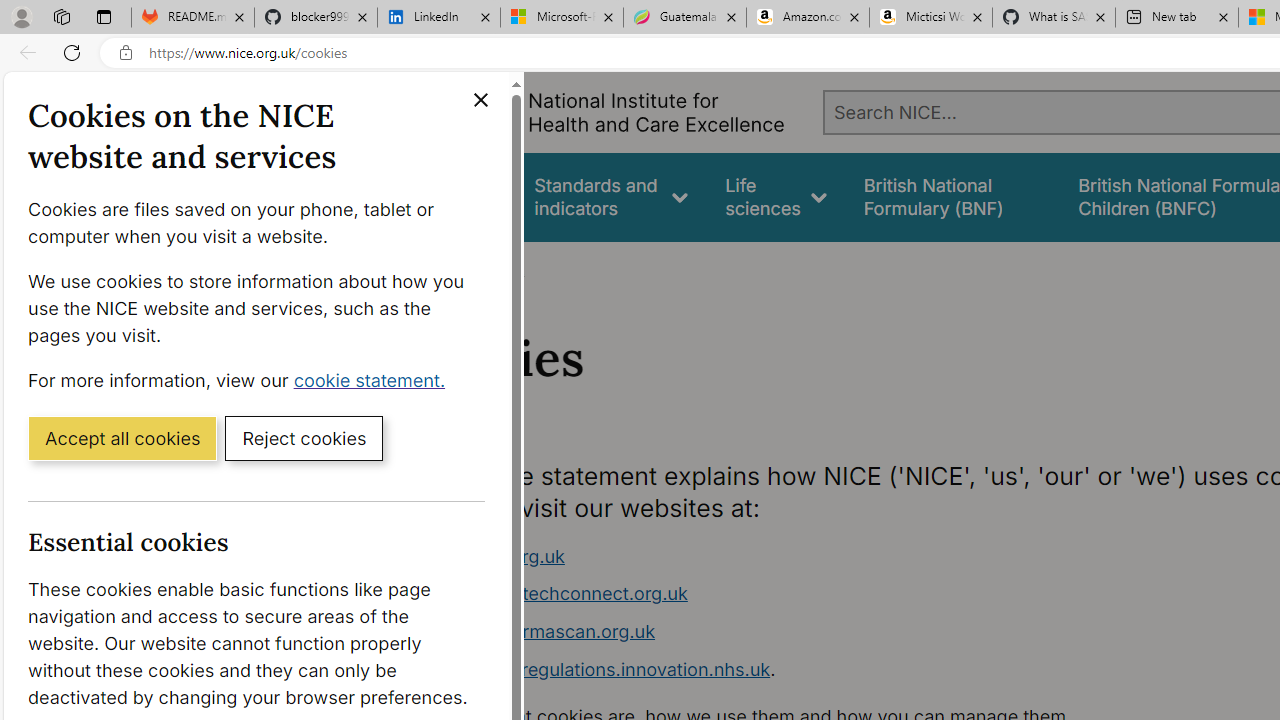  What do you see at coordinates (775, 197) in the screenshot?
I see `'Life sciences'` at bounding box center [775, 197].